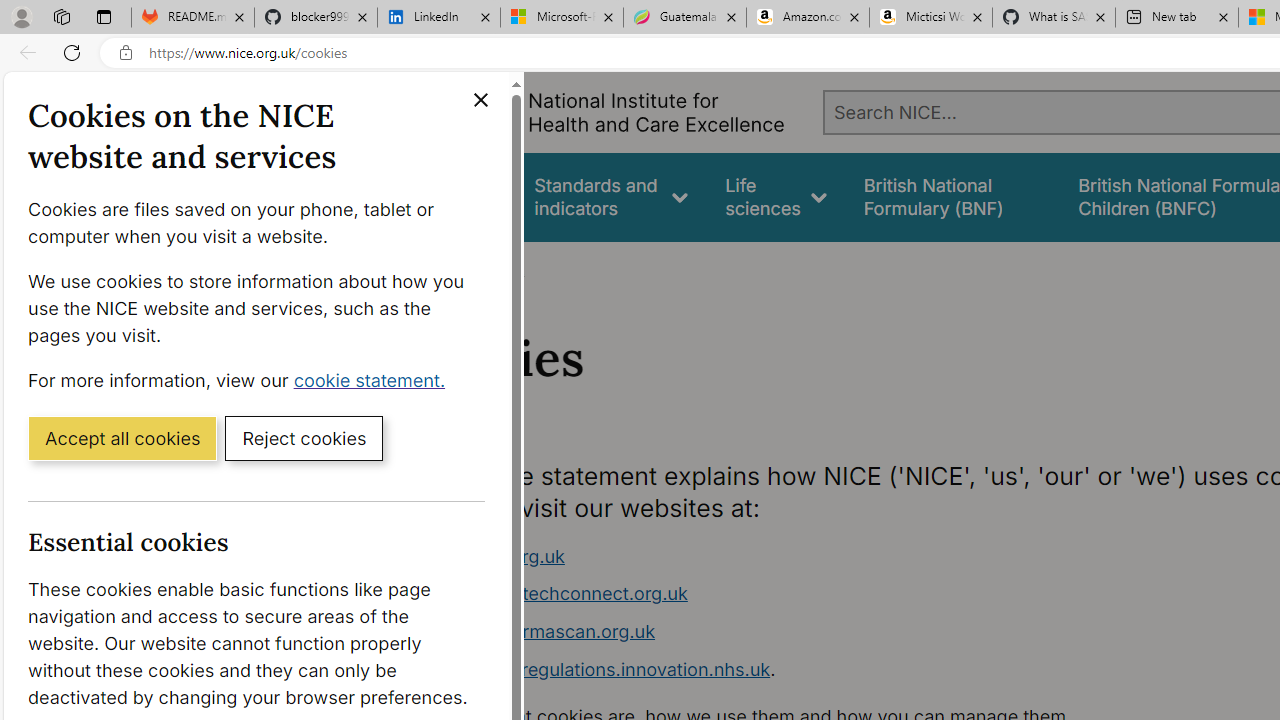  What do you see at coordinates (775, 197) in the screenshot?
I see `'Life sciences'` at bounding box center [775, 197].